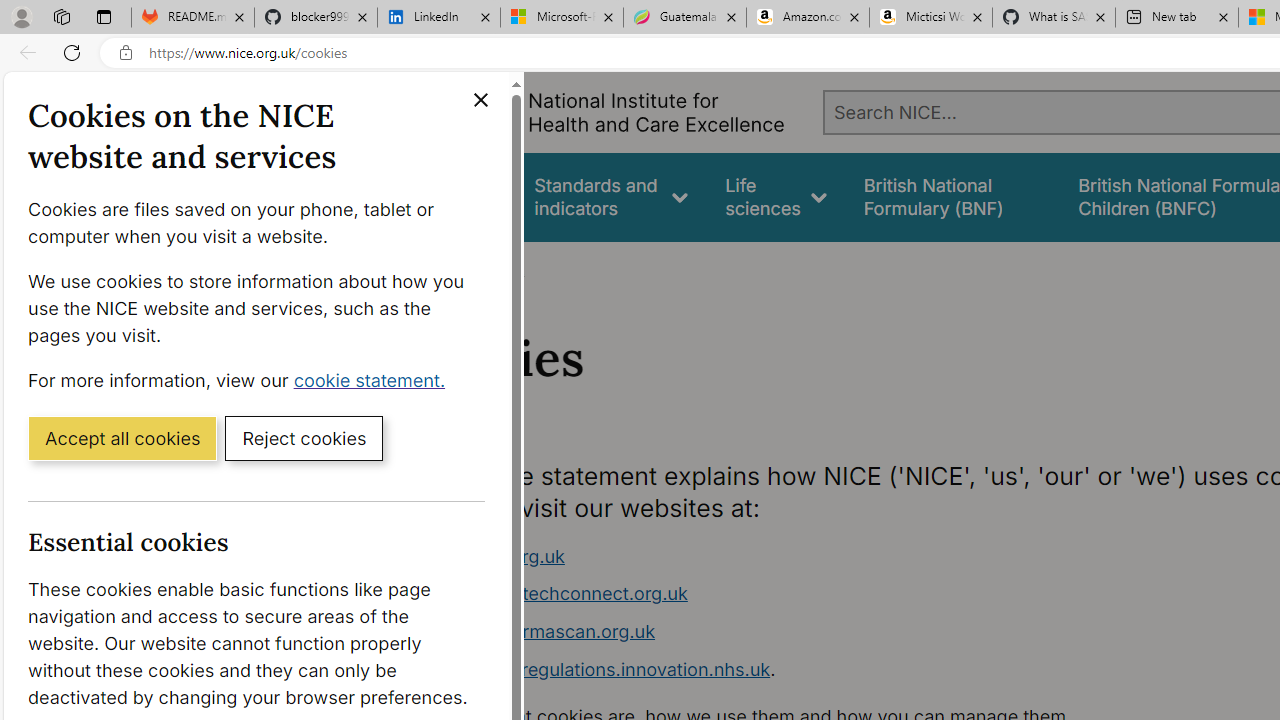  What do you see at coordinates (775, 197) in the screenshot?
I see `'Life sciences'` at bounding box center [775, 197].